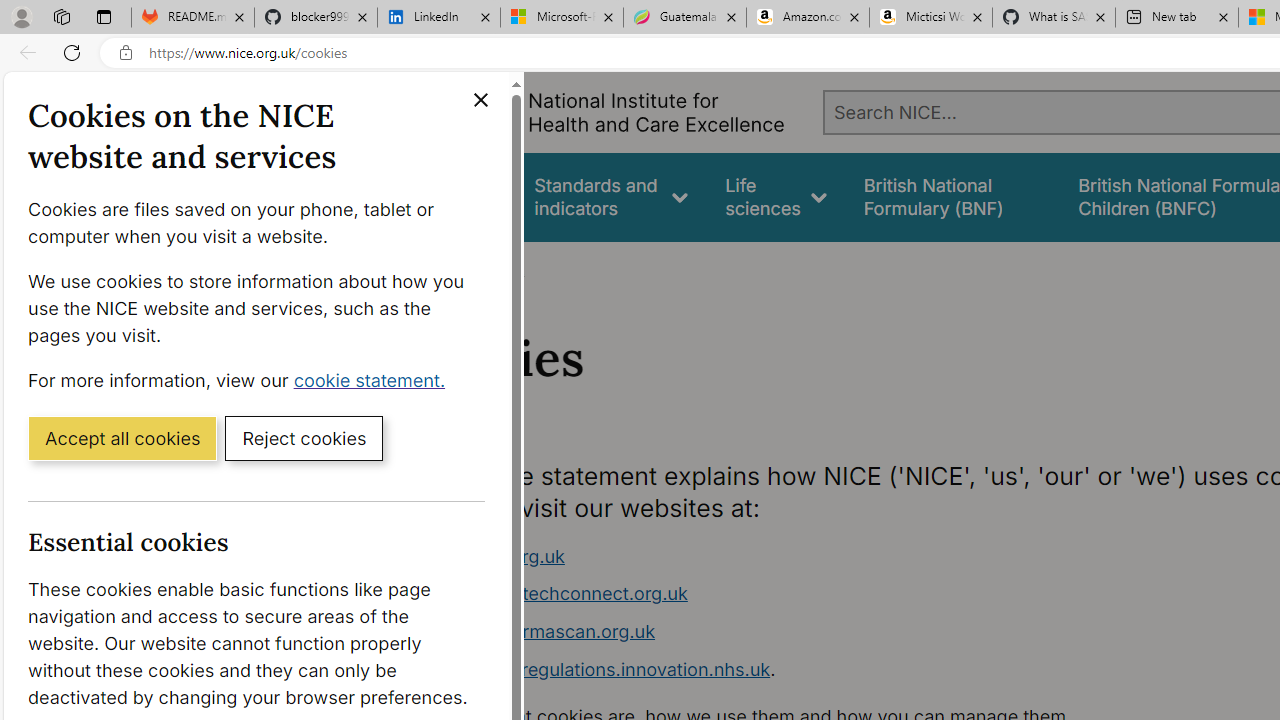  What do you see at coordinates (775, 197) in the screenshot?
I see `'Life sciences'` at bounding box center [775, 197].